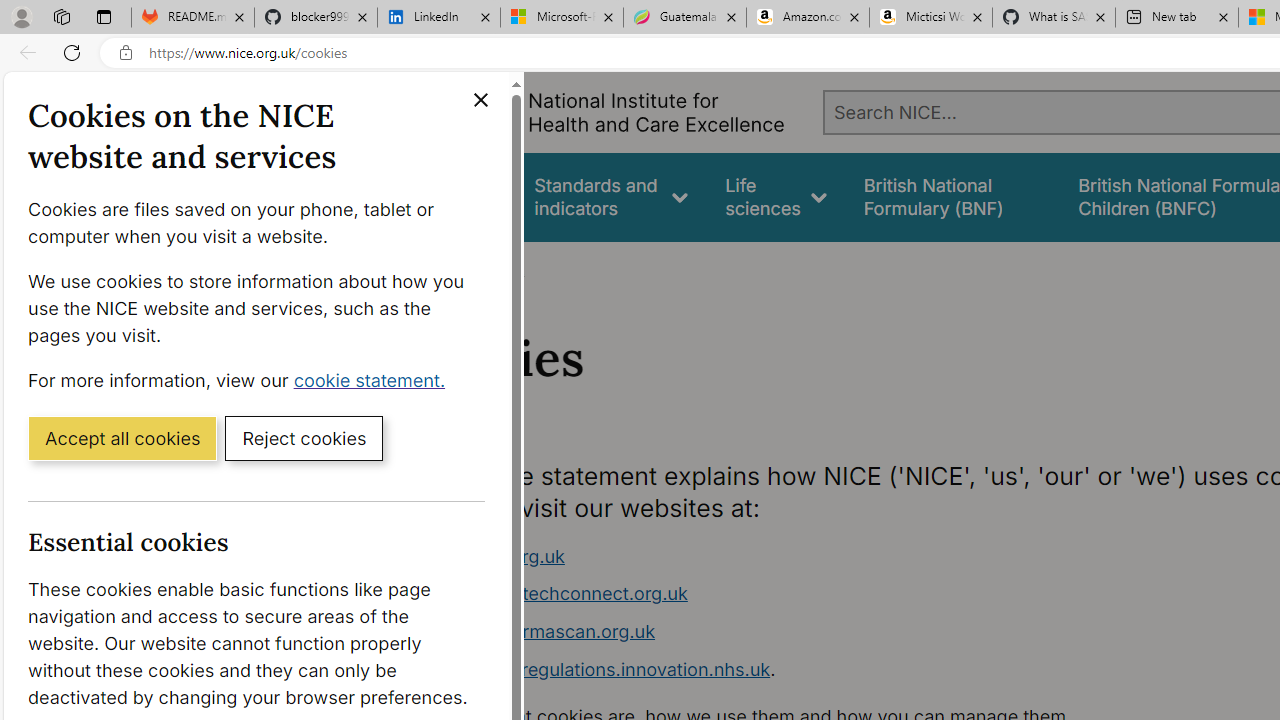  What do you see at coordinates (775, 197) in the screenshot?
I see `'Life sciences'` at bounding box center [775, 197].